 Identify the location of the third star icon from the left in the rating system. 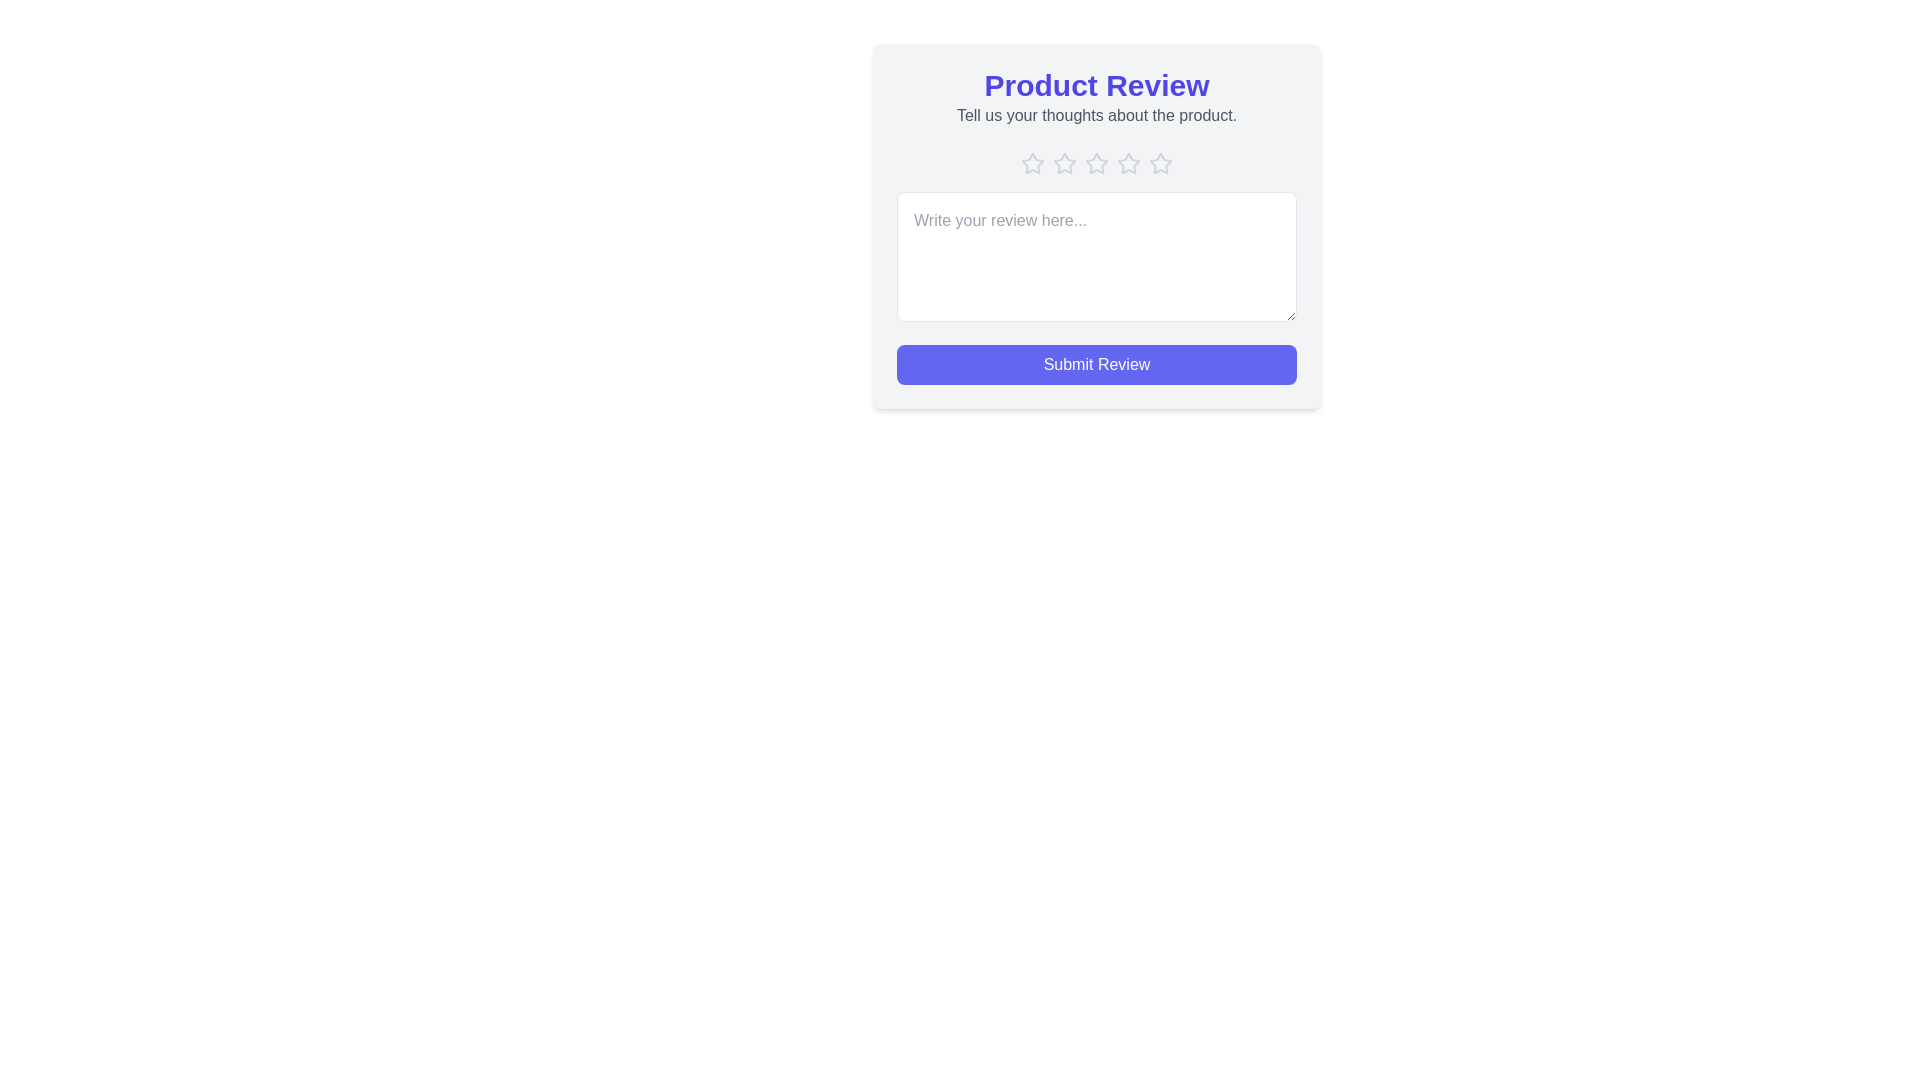
(1128, 163).